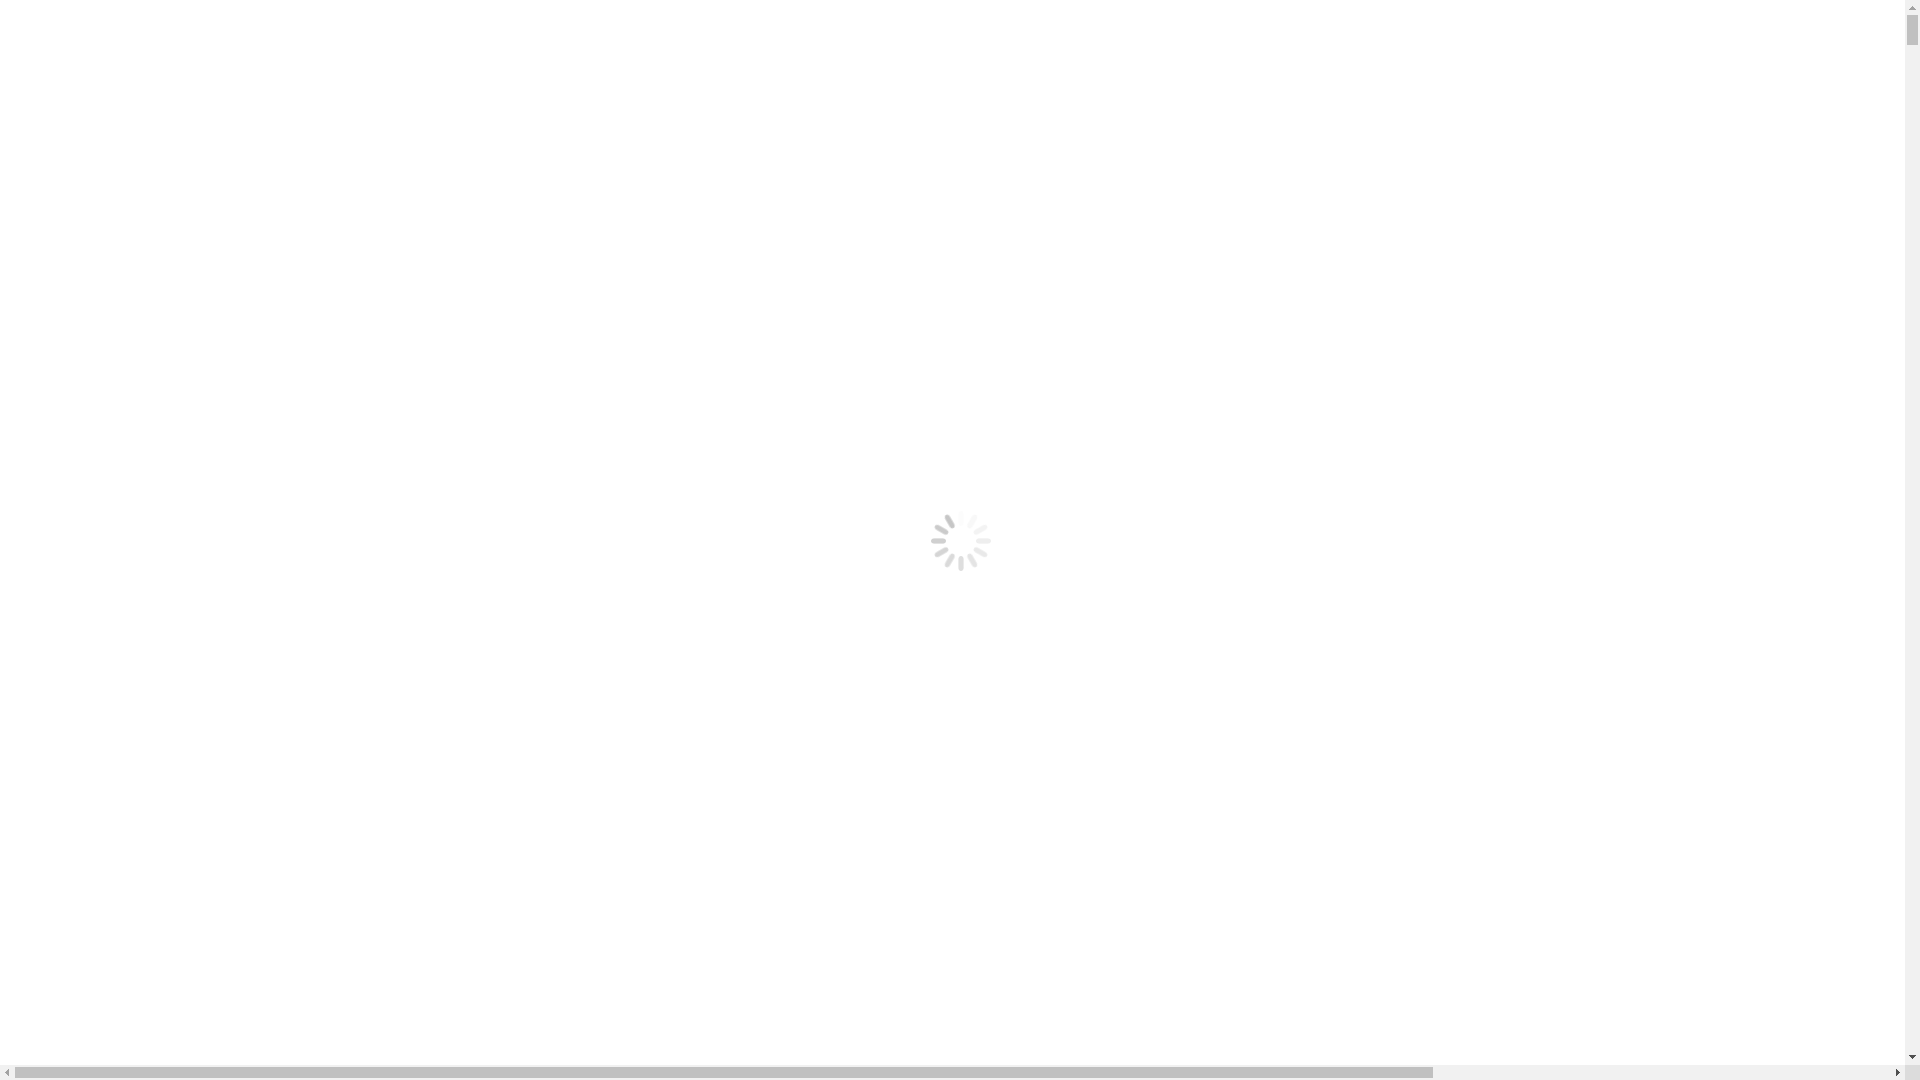 The width and height of the screenshot is (1920, 1080). I want to click on 'Skip to content', so click(56, 16).